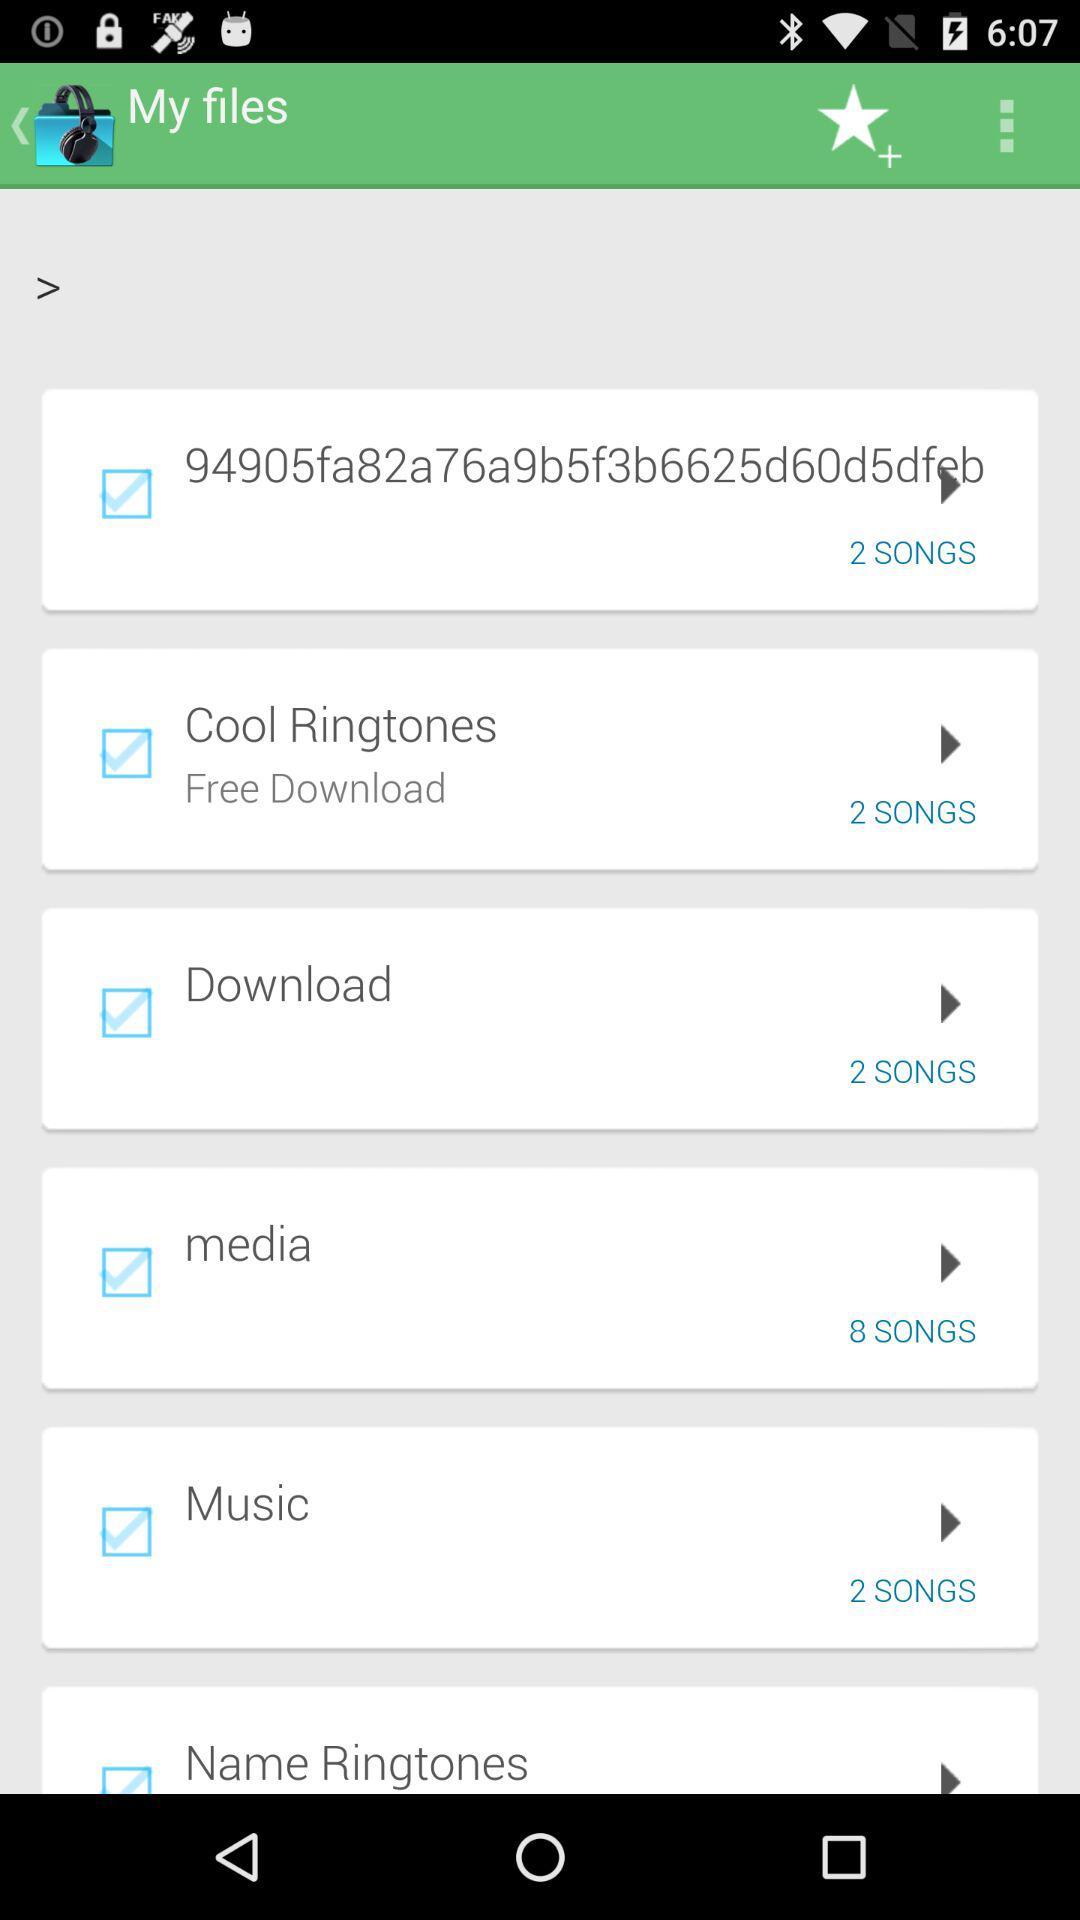  Describe the element at coordinates (596, 1761) in the screenshot. I see `name ringtones icon` at that location.